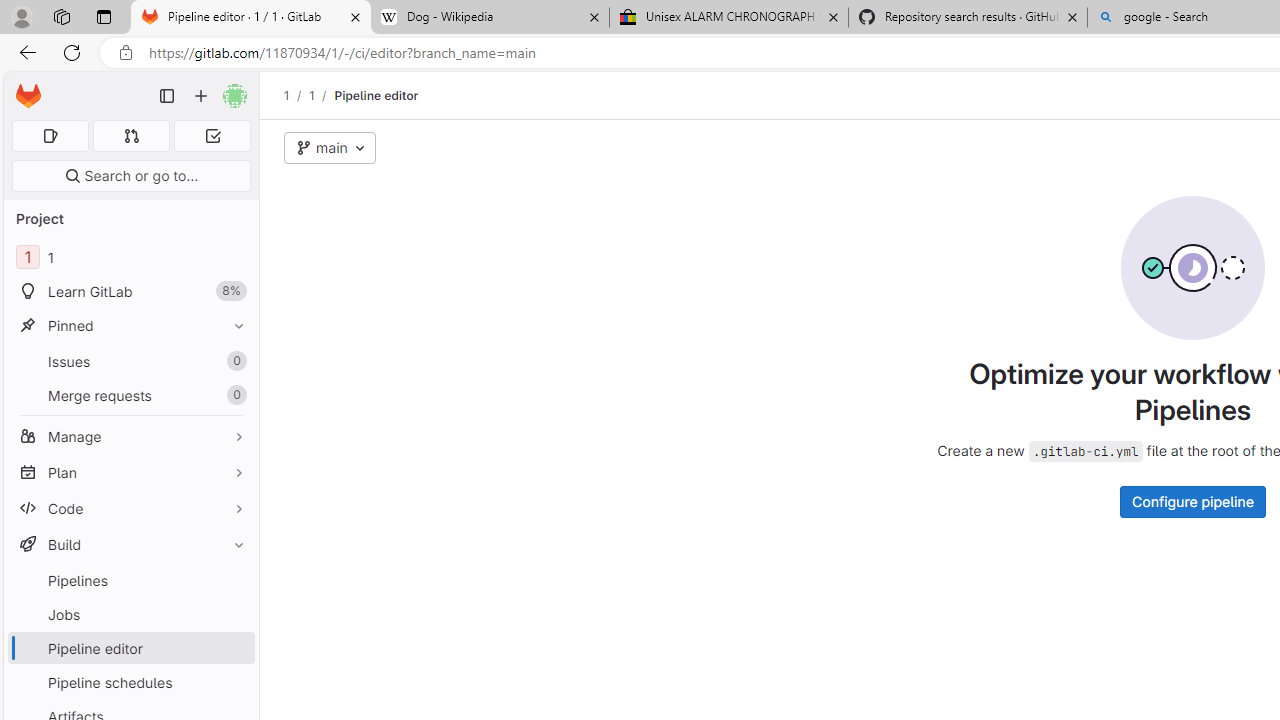  I want to click on 'main', so click(330, 146).